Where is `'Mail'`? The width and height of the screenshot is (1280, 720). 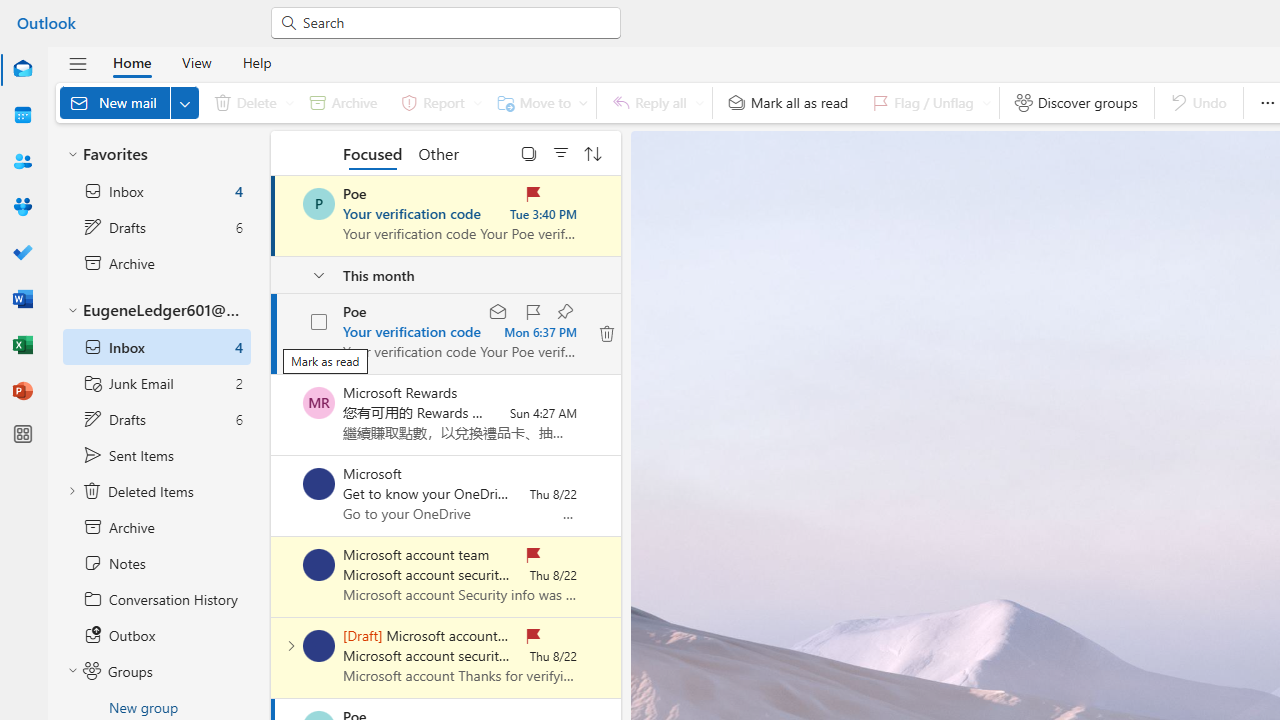 'Mail' is located at coordinates (23, 68).